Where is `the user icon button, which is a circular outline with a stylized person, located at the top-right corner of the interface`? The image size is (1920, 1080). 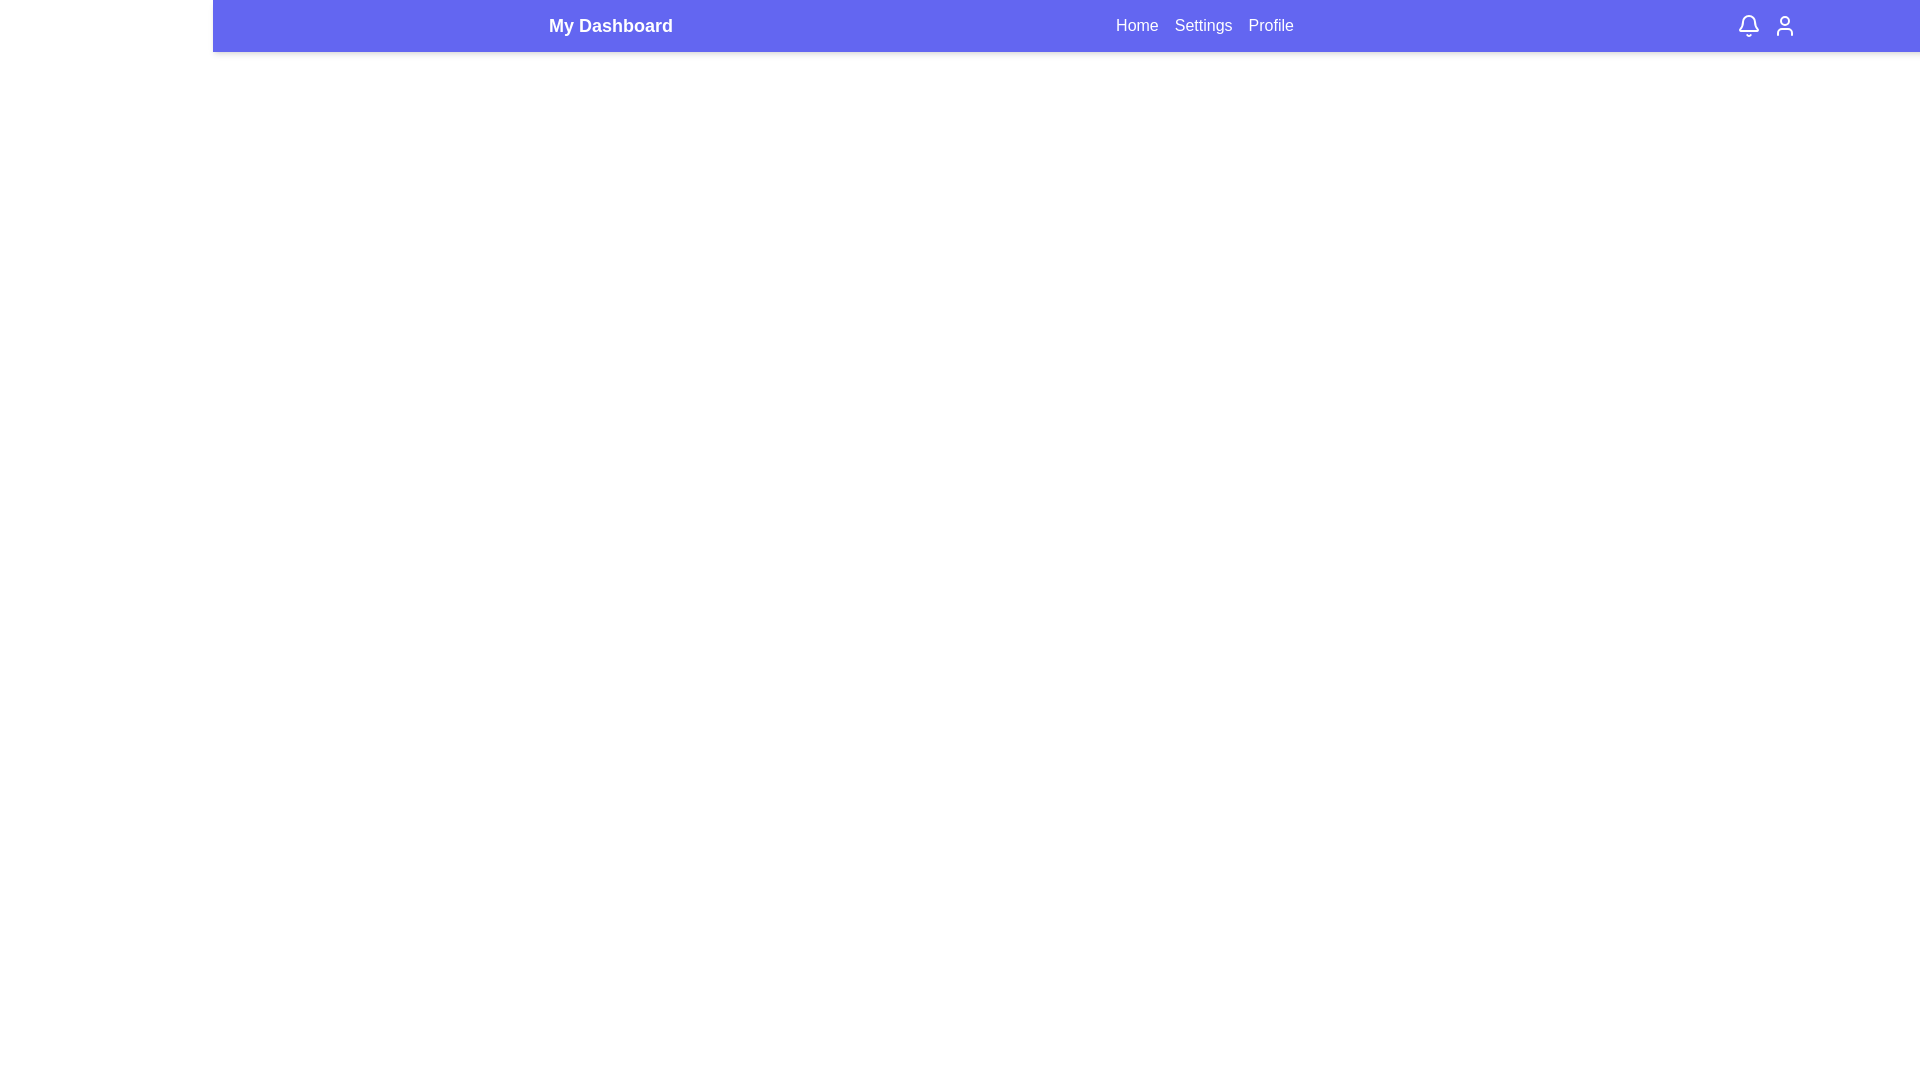
the user icon button, which is a circular outline with a stylized person, located at the top-right corner of the interface is located at coordinates (1785, 26).